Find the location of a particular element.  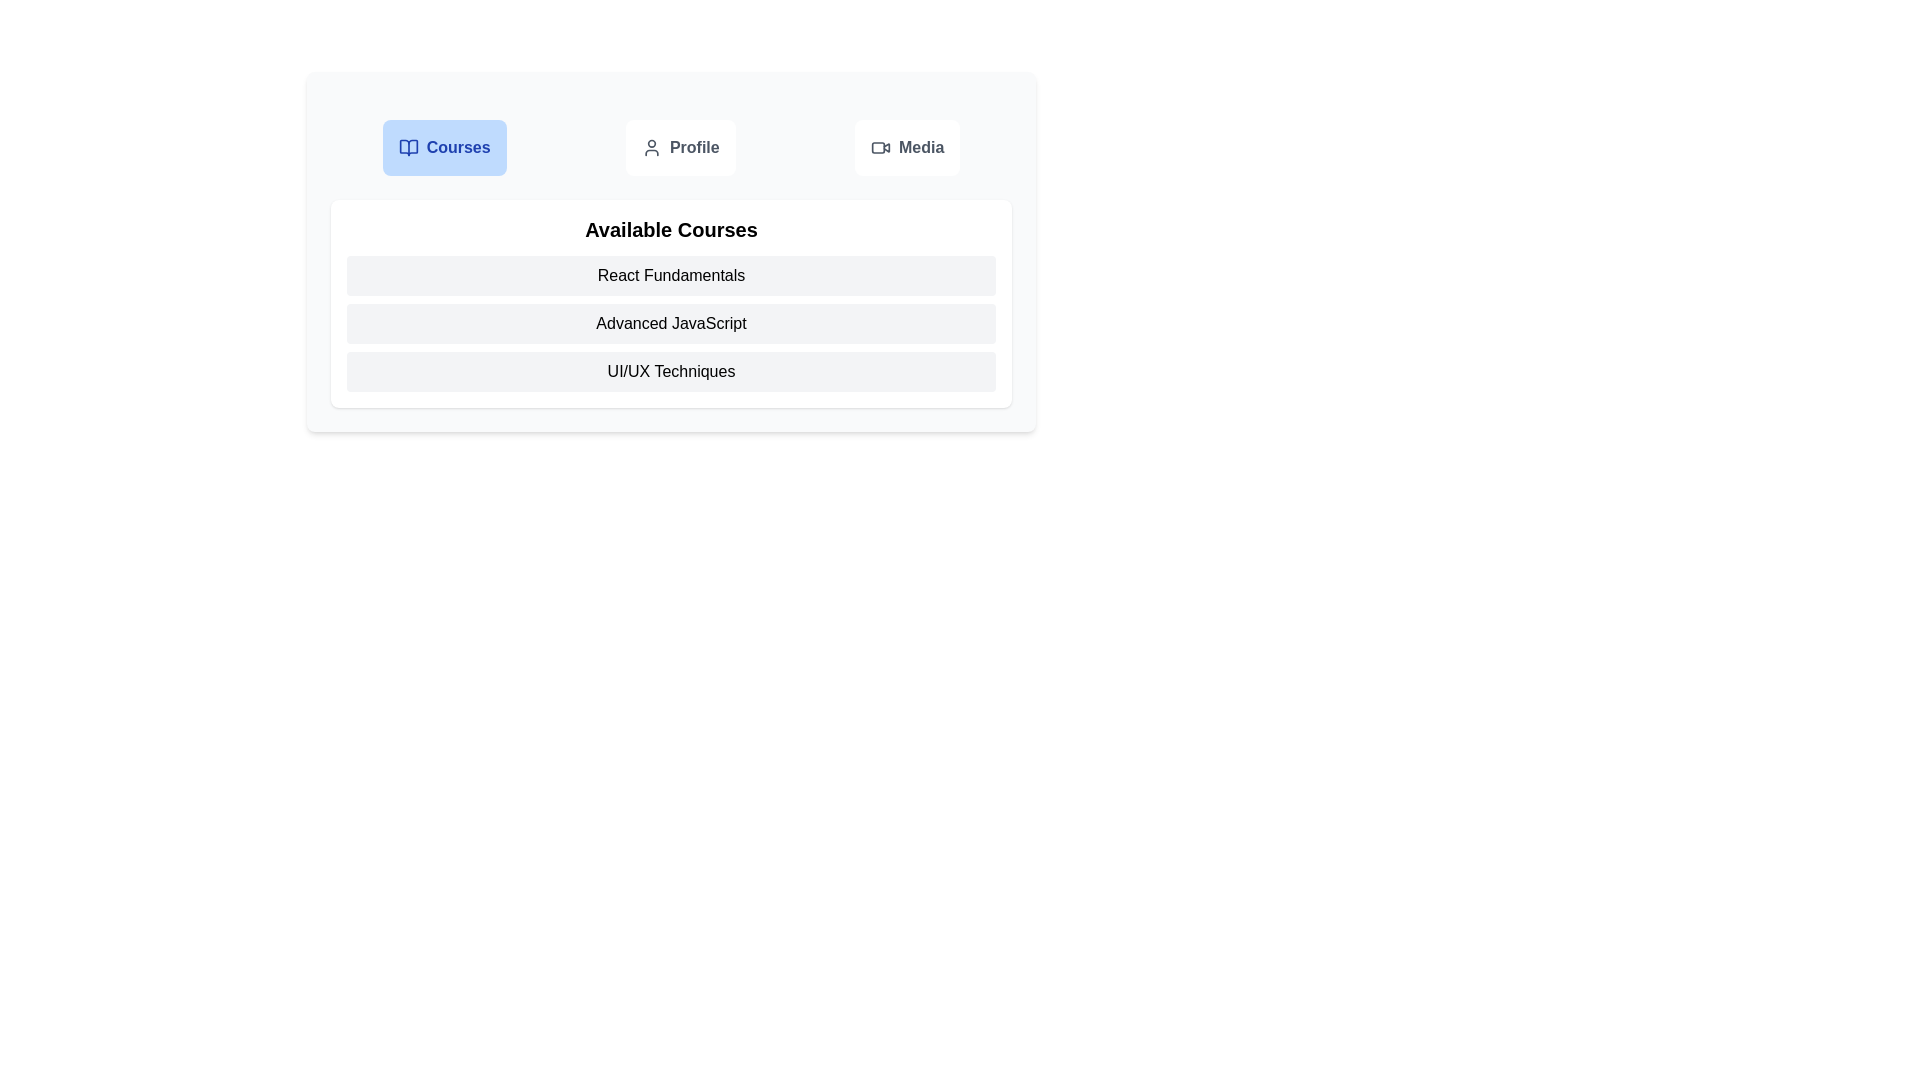

the 'Media' icon located in the third button option of the top-level navigation bar is located at coordinates (880, 146).